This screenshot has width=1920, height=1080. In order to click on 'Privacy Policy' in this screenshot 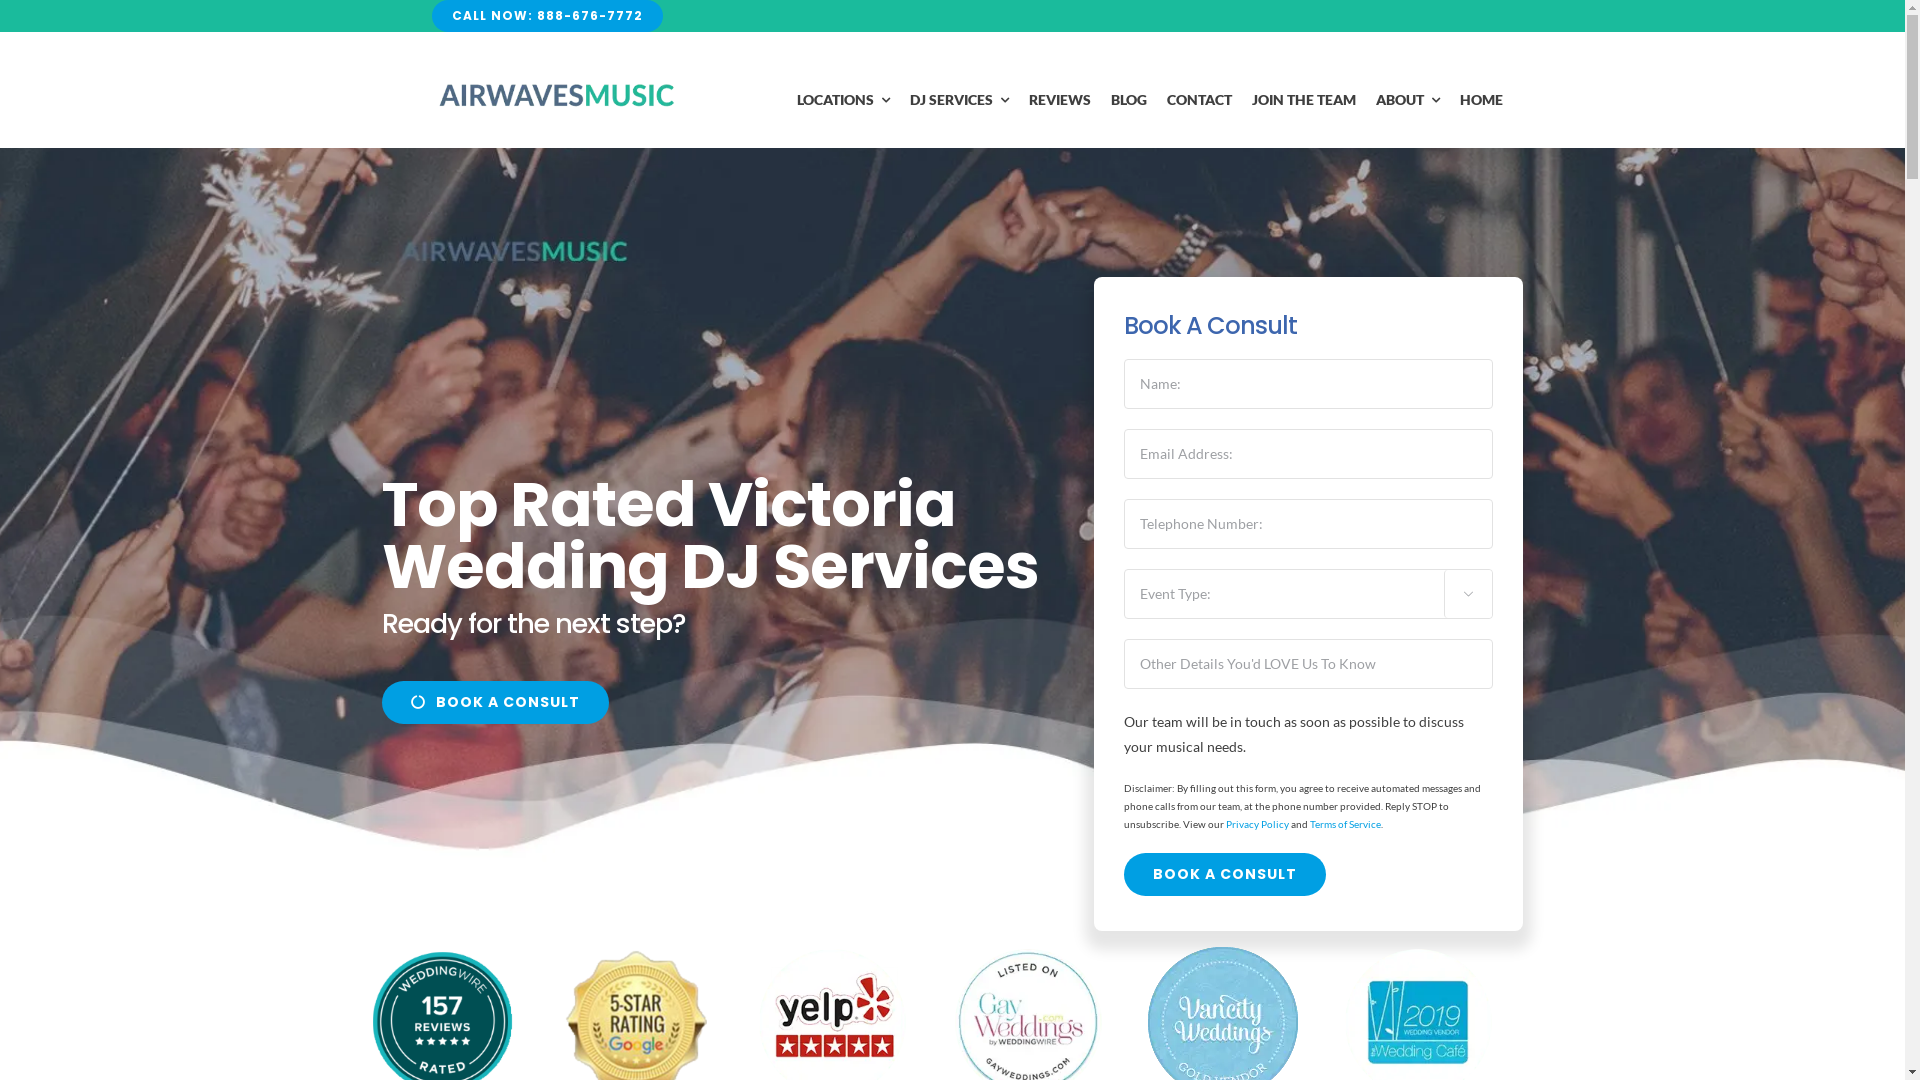, I will do `click(1224, 824)`.